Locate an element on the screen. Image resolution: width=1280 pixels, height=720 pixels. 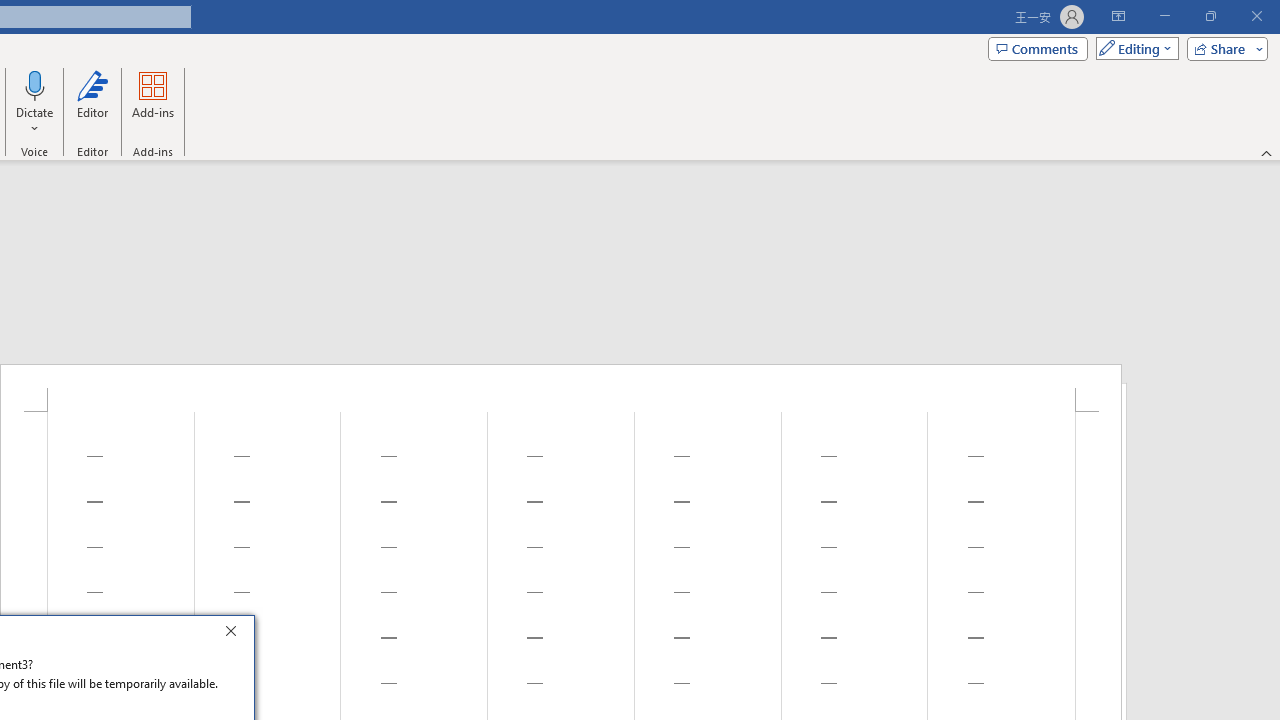
'Minimize' is located at coordinates (1164, 16).